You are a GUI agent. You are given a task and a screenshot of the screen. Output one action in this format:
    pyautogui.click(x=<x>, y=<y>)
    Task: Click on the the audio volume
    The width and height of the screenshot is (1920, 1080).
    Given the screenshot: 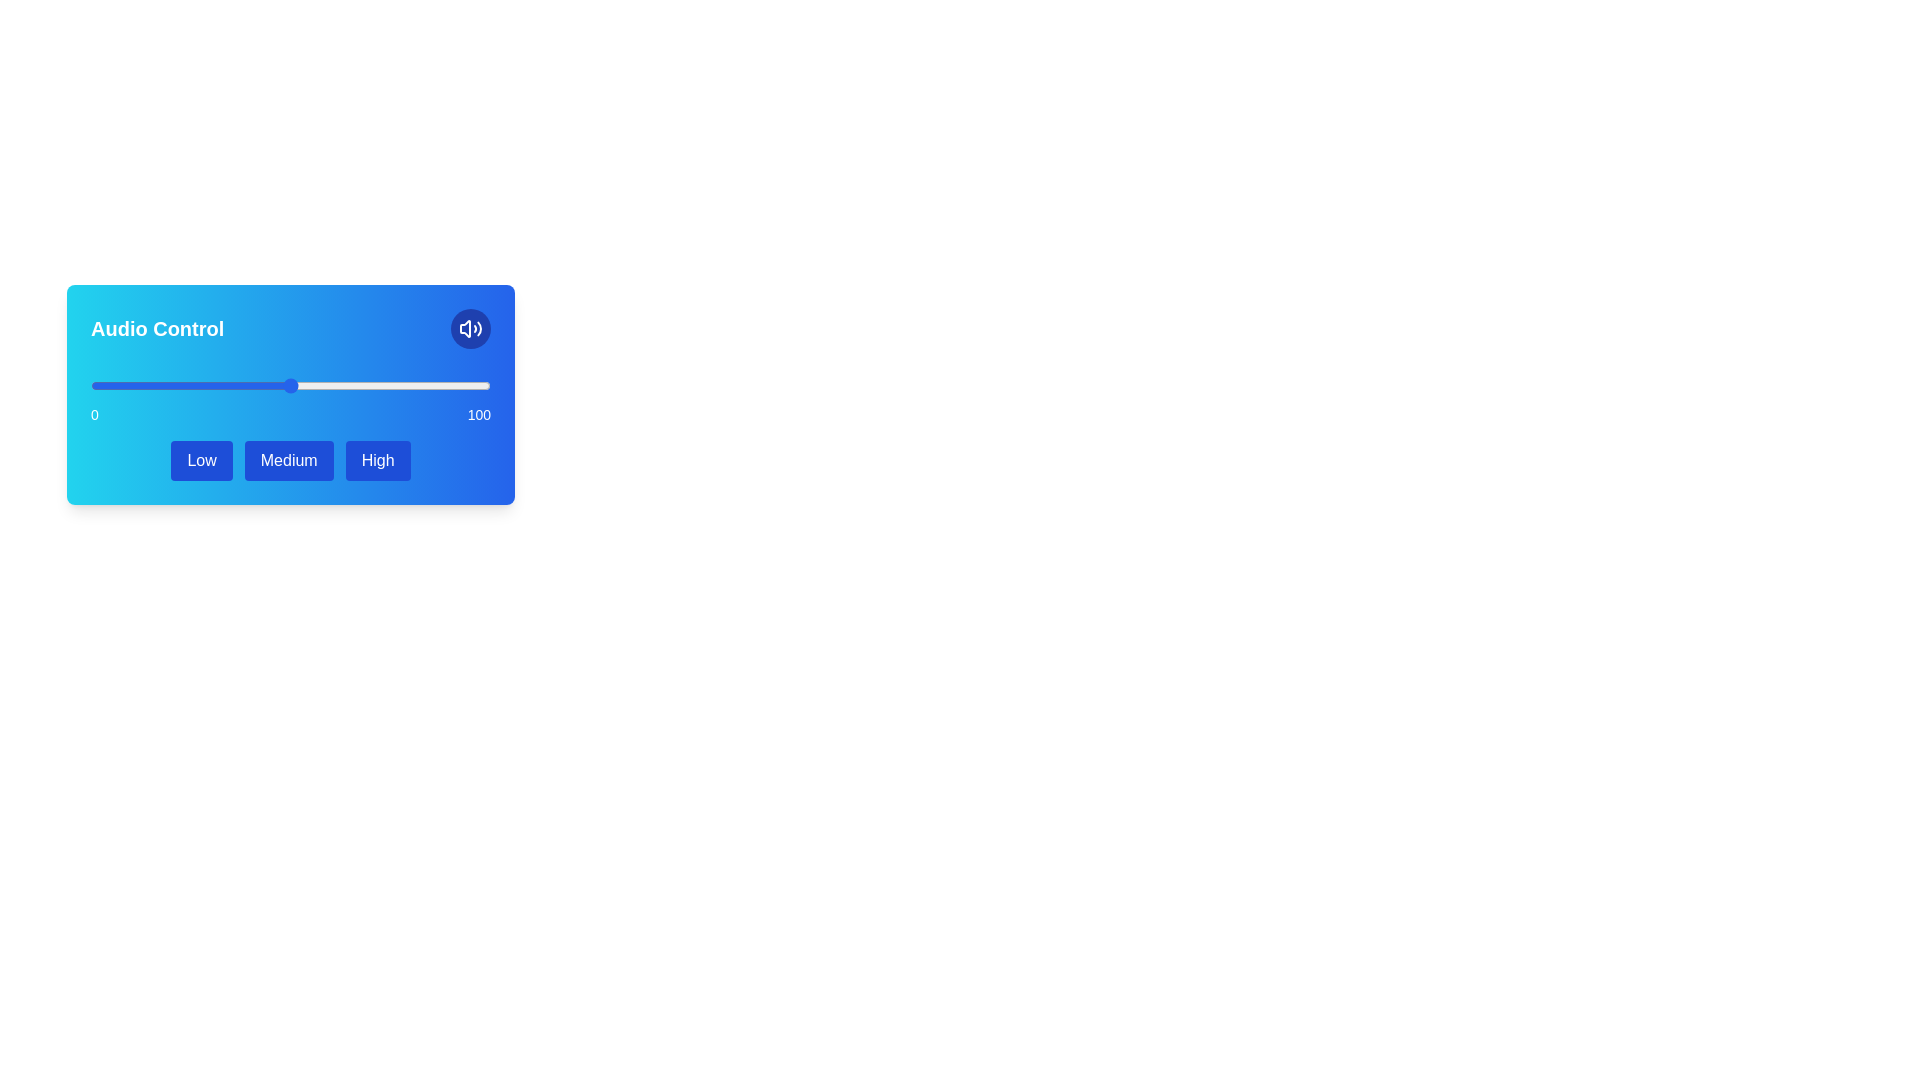 What is the action you would take?
    pyautogui.click(x=390, y=385)
    